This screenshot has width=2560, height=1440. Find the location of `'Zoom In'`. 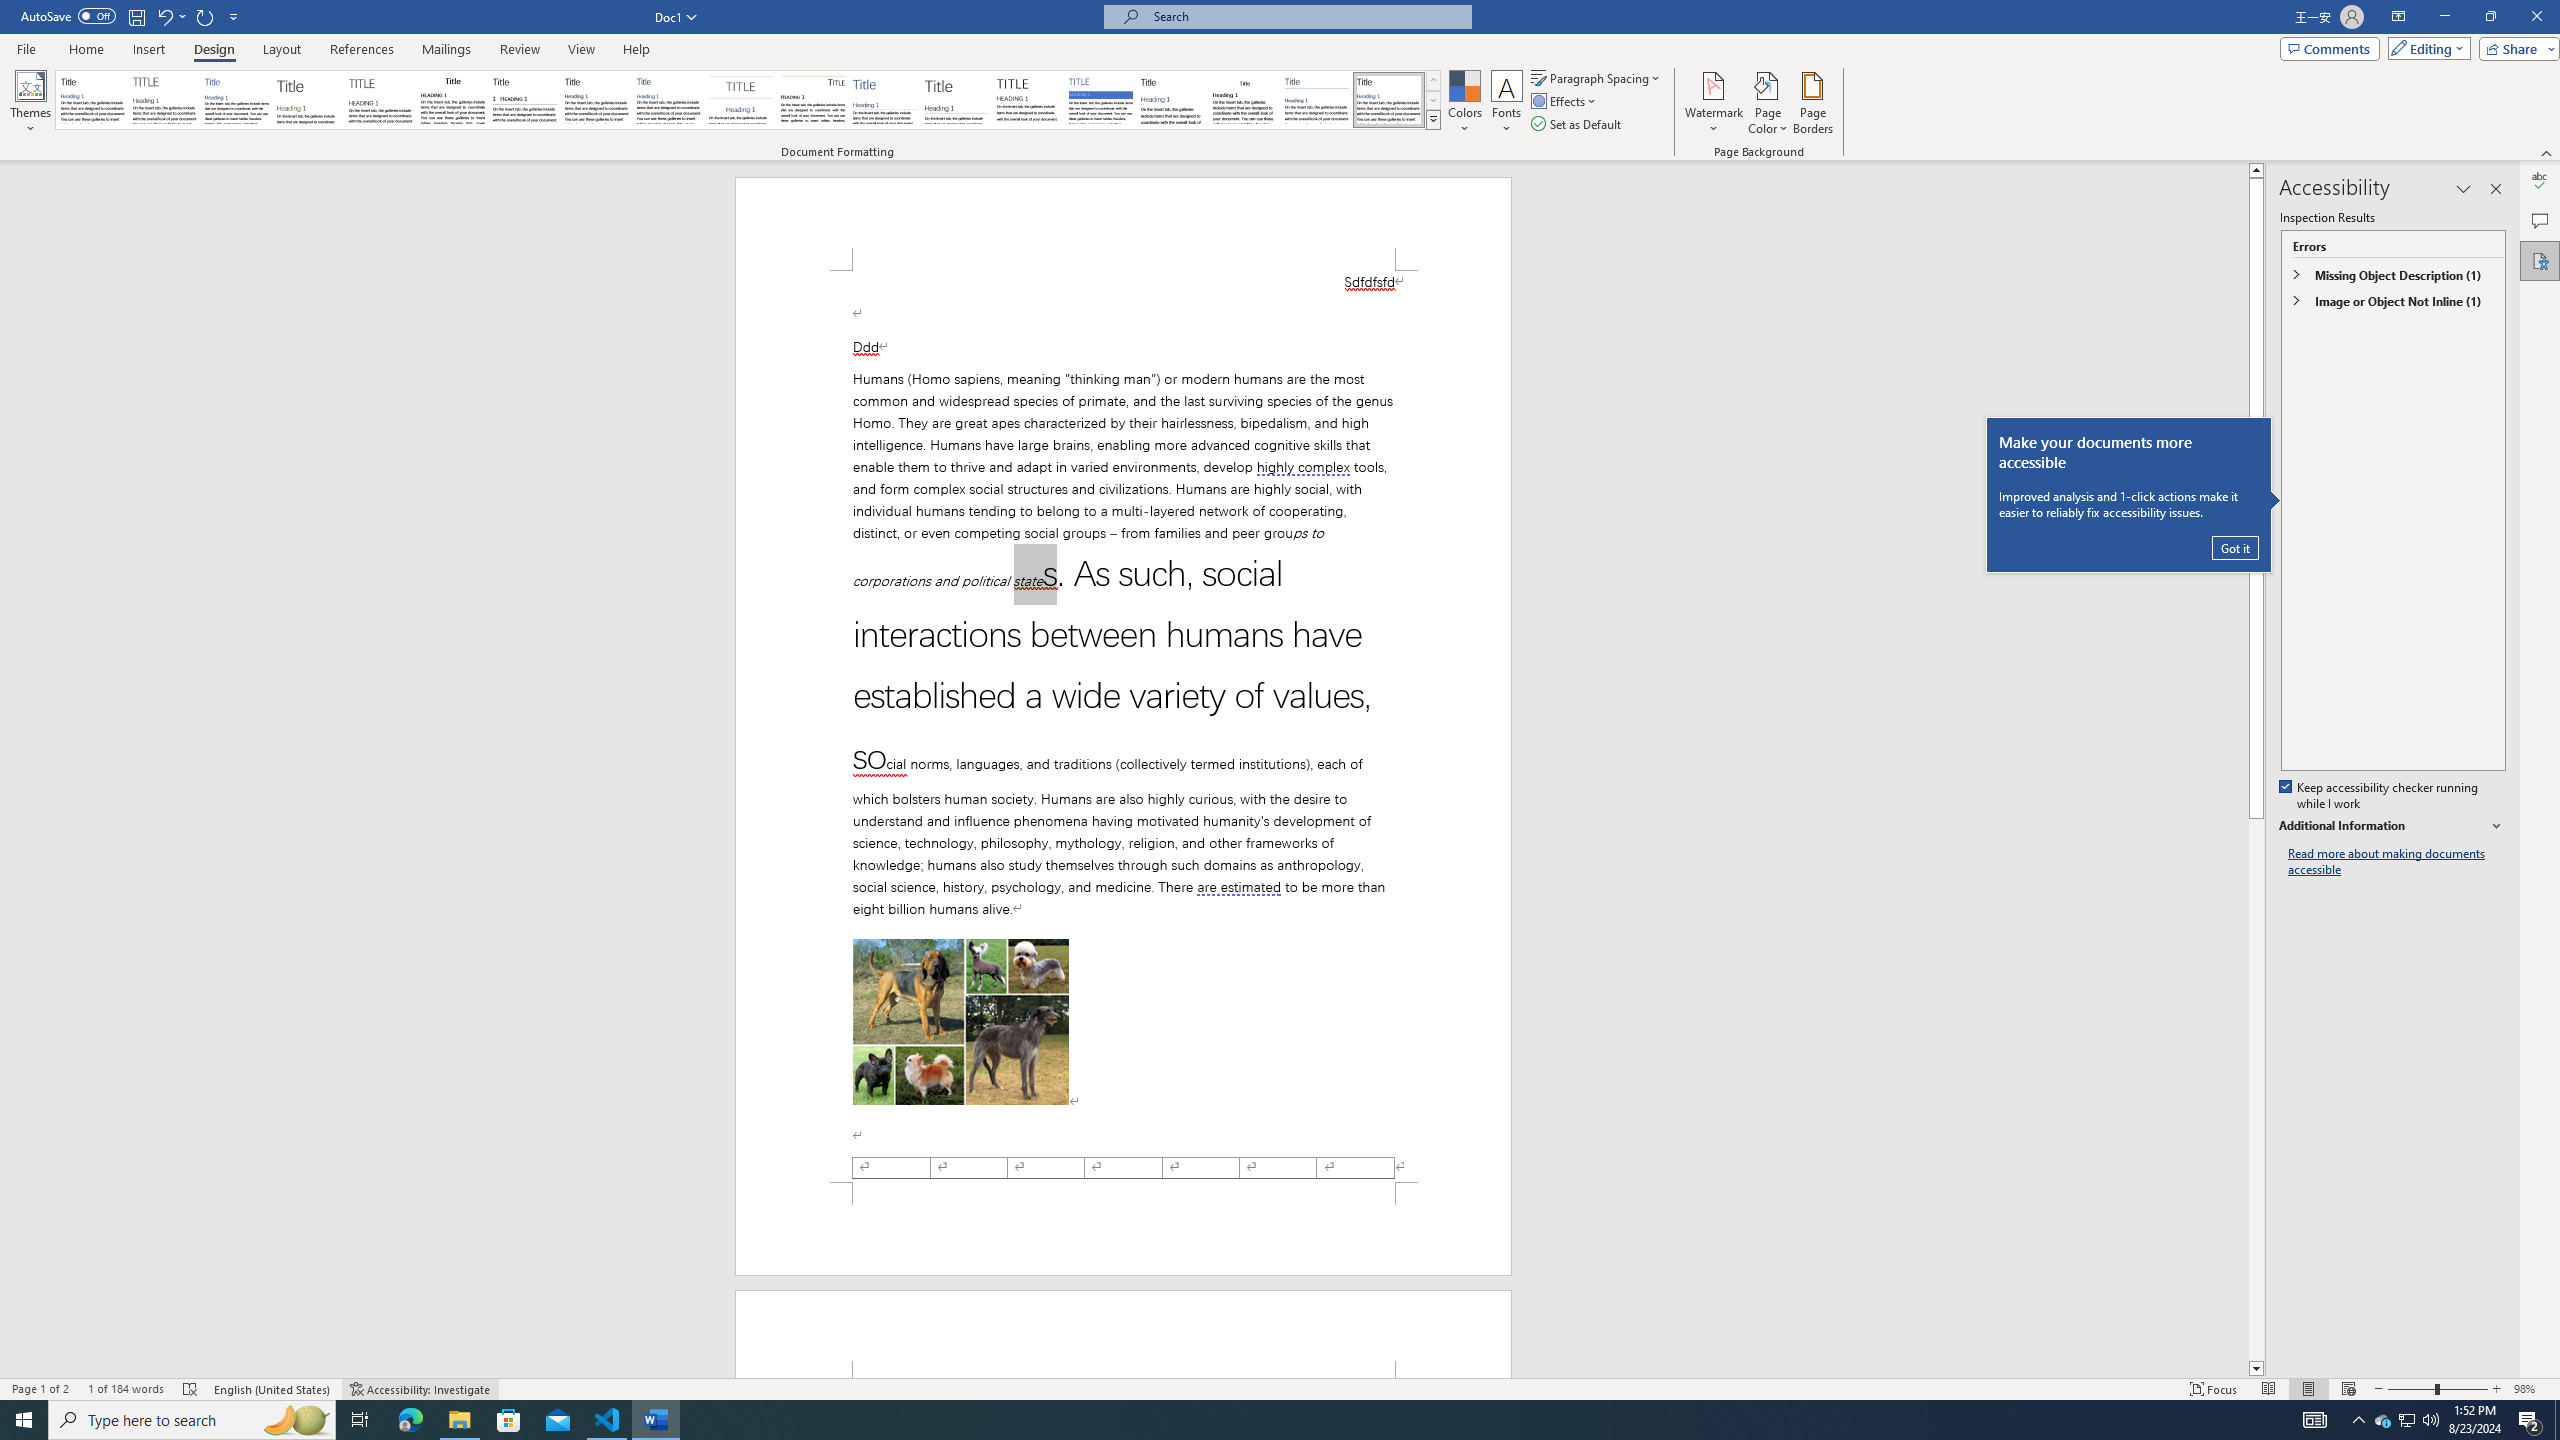

'Zoom In' is located at coordinates (2496, 1389).